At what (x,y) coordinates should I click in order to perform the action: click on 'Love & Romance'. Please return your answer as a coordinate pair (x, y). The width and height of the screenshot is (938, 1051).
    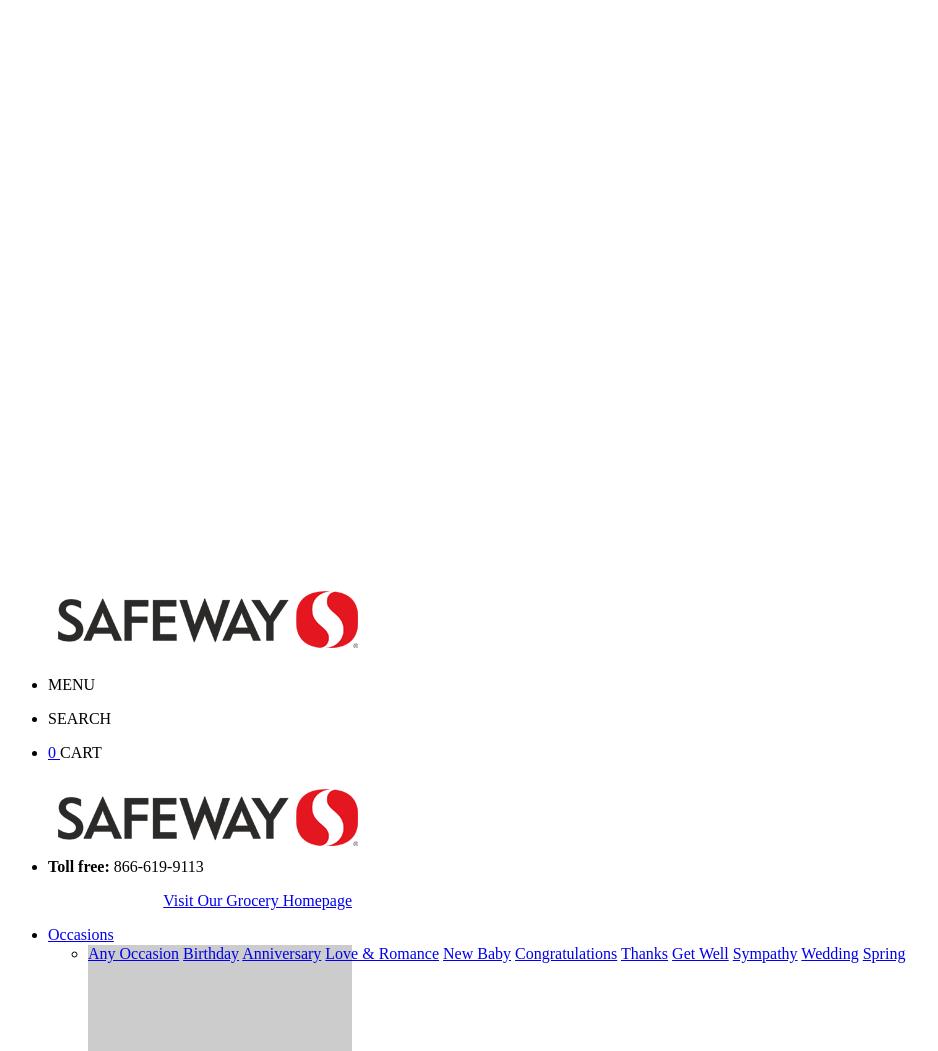
    Looking at the image, I should click on (380, 952).